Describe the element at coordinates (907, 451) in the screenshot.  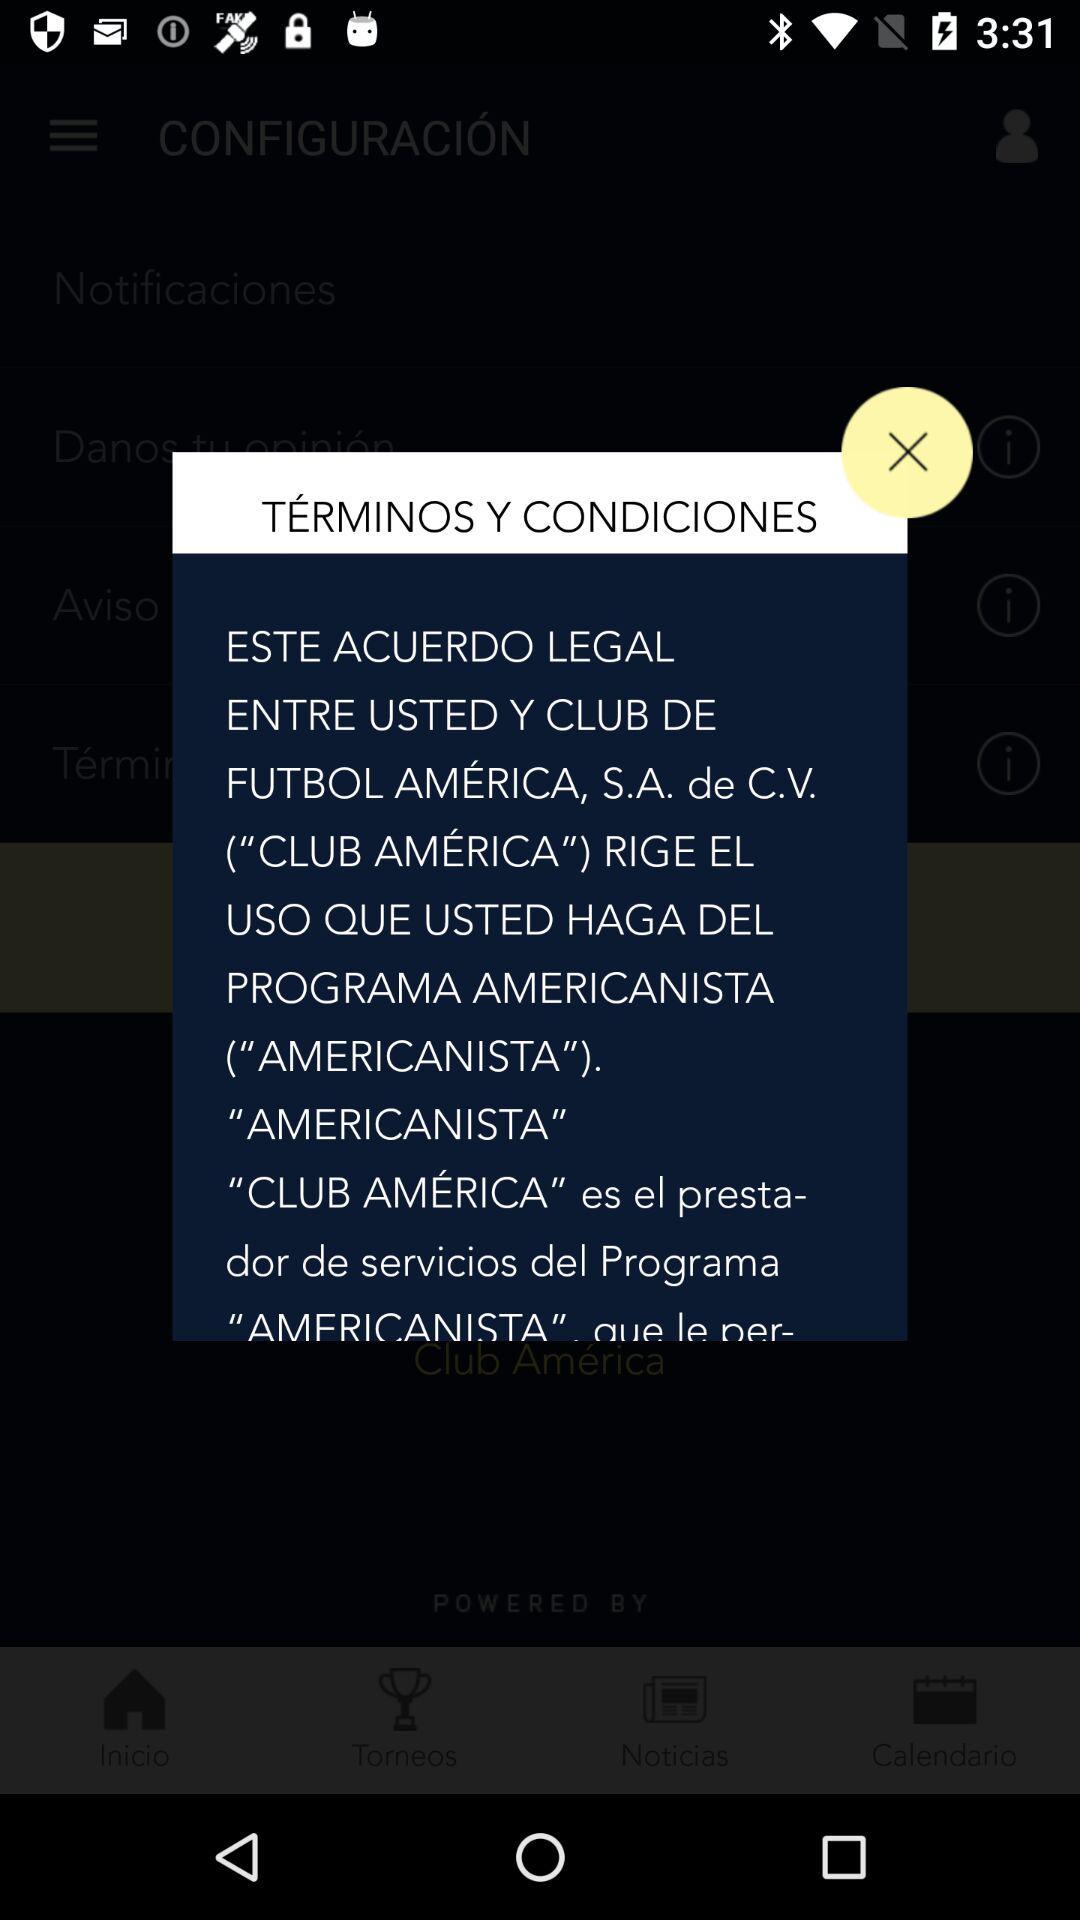
I see `item above the este acuerdo legal item` at that location.